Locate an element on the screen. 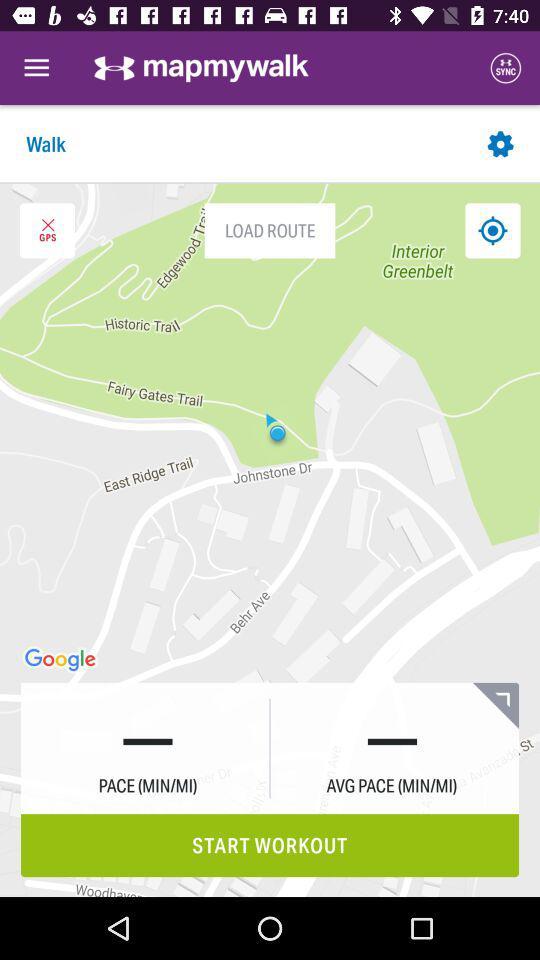 This screenshot has width=540, height=960. the icon next to the load route item is located at coordinates (47, 230).